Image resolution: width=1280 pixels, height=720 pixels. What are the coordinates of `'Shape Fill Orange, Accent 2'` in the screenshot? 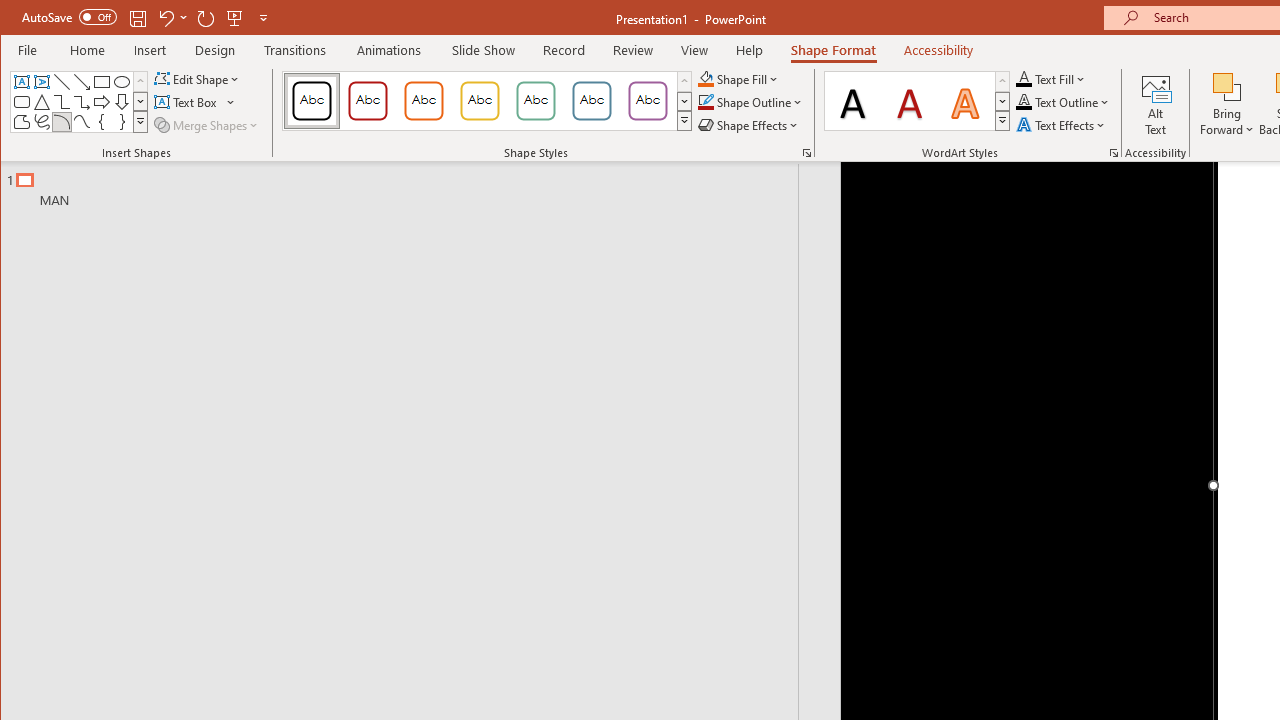 It's located at (705, 78).